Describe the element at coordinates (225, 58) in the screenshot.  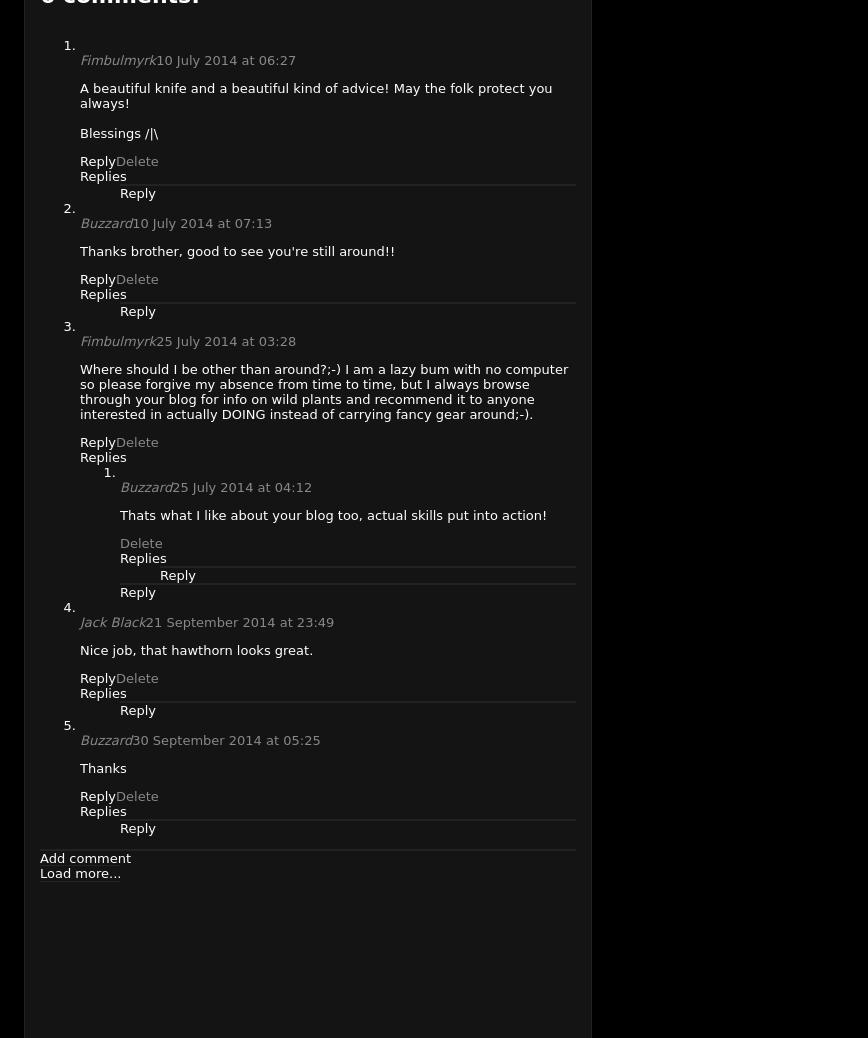
I see `'10 July 2014 at 06:27'` at that location.